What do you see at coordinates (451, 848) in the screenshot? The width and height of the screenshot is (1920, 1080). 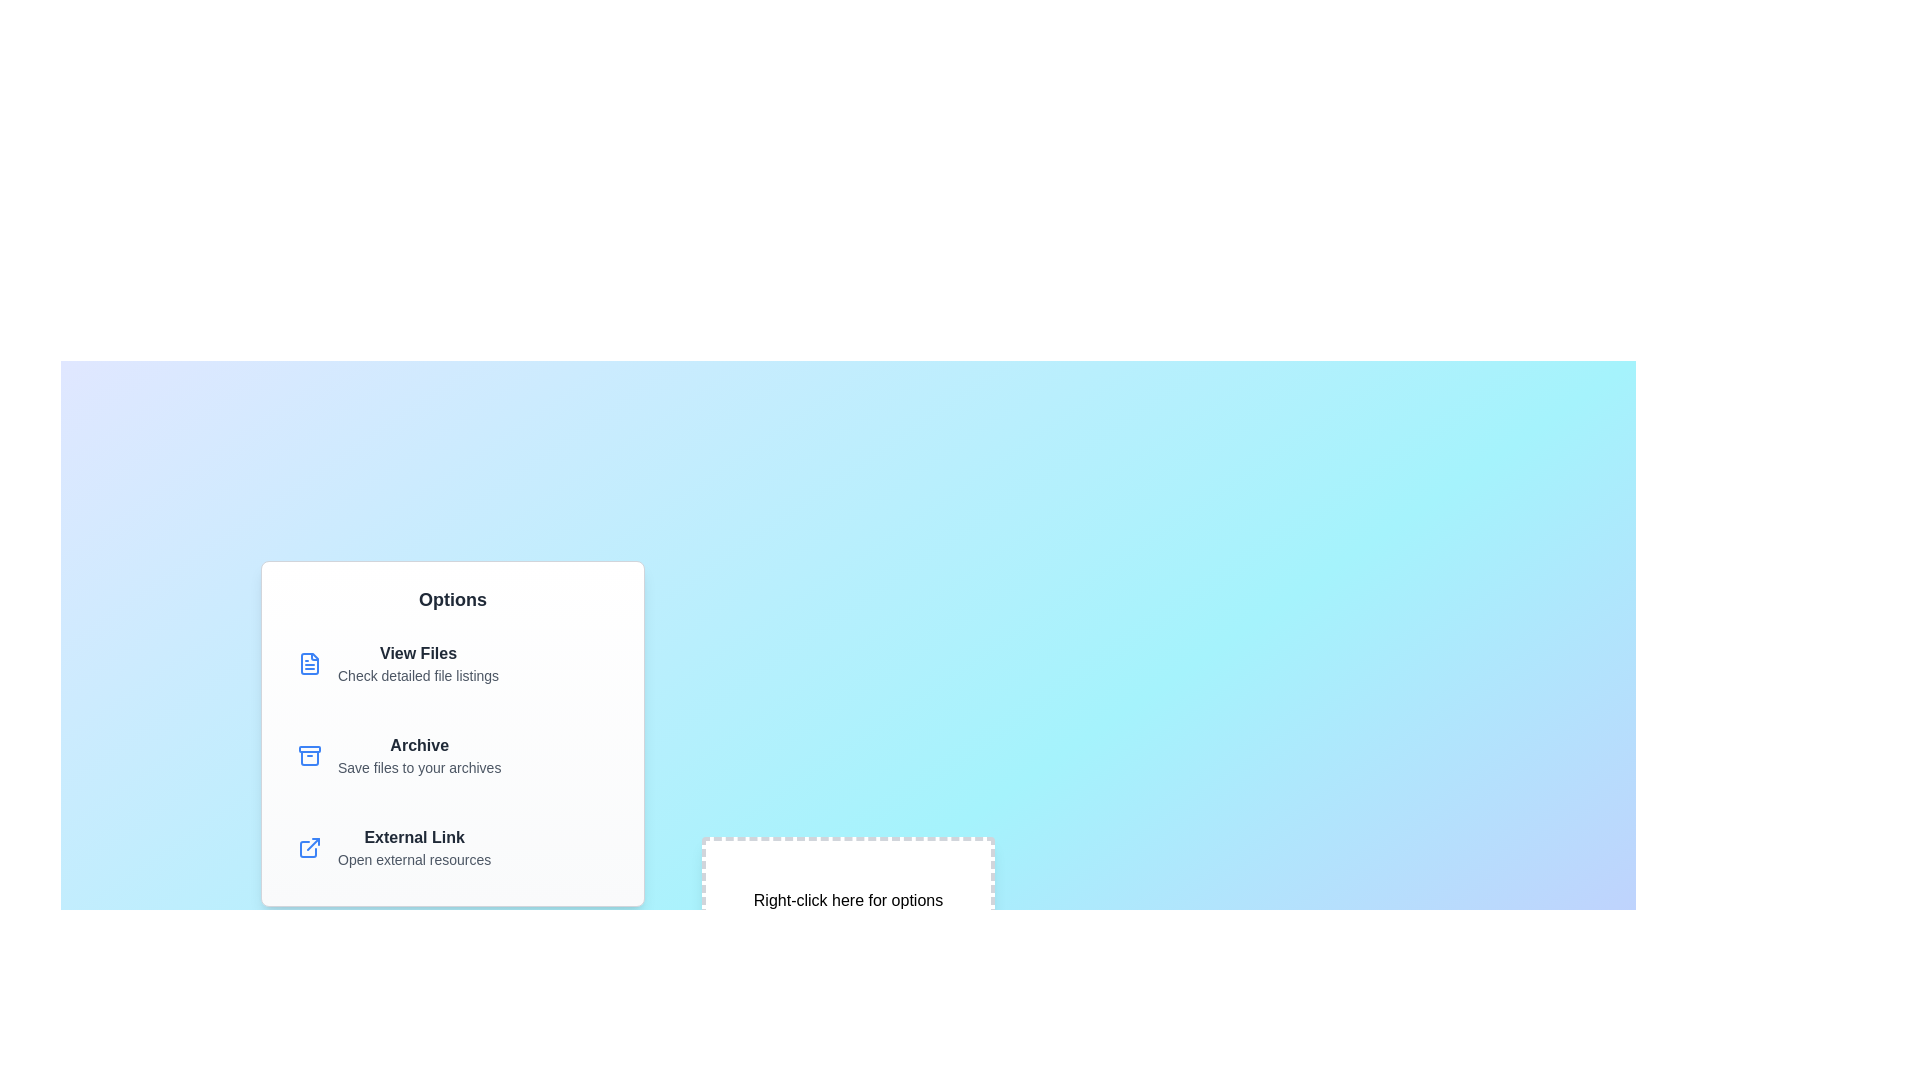 I see `the menu item 'External Link' to view its hover effect` at bounding box center [451, 848].